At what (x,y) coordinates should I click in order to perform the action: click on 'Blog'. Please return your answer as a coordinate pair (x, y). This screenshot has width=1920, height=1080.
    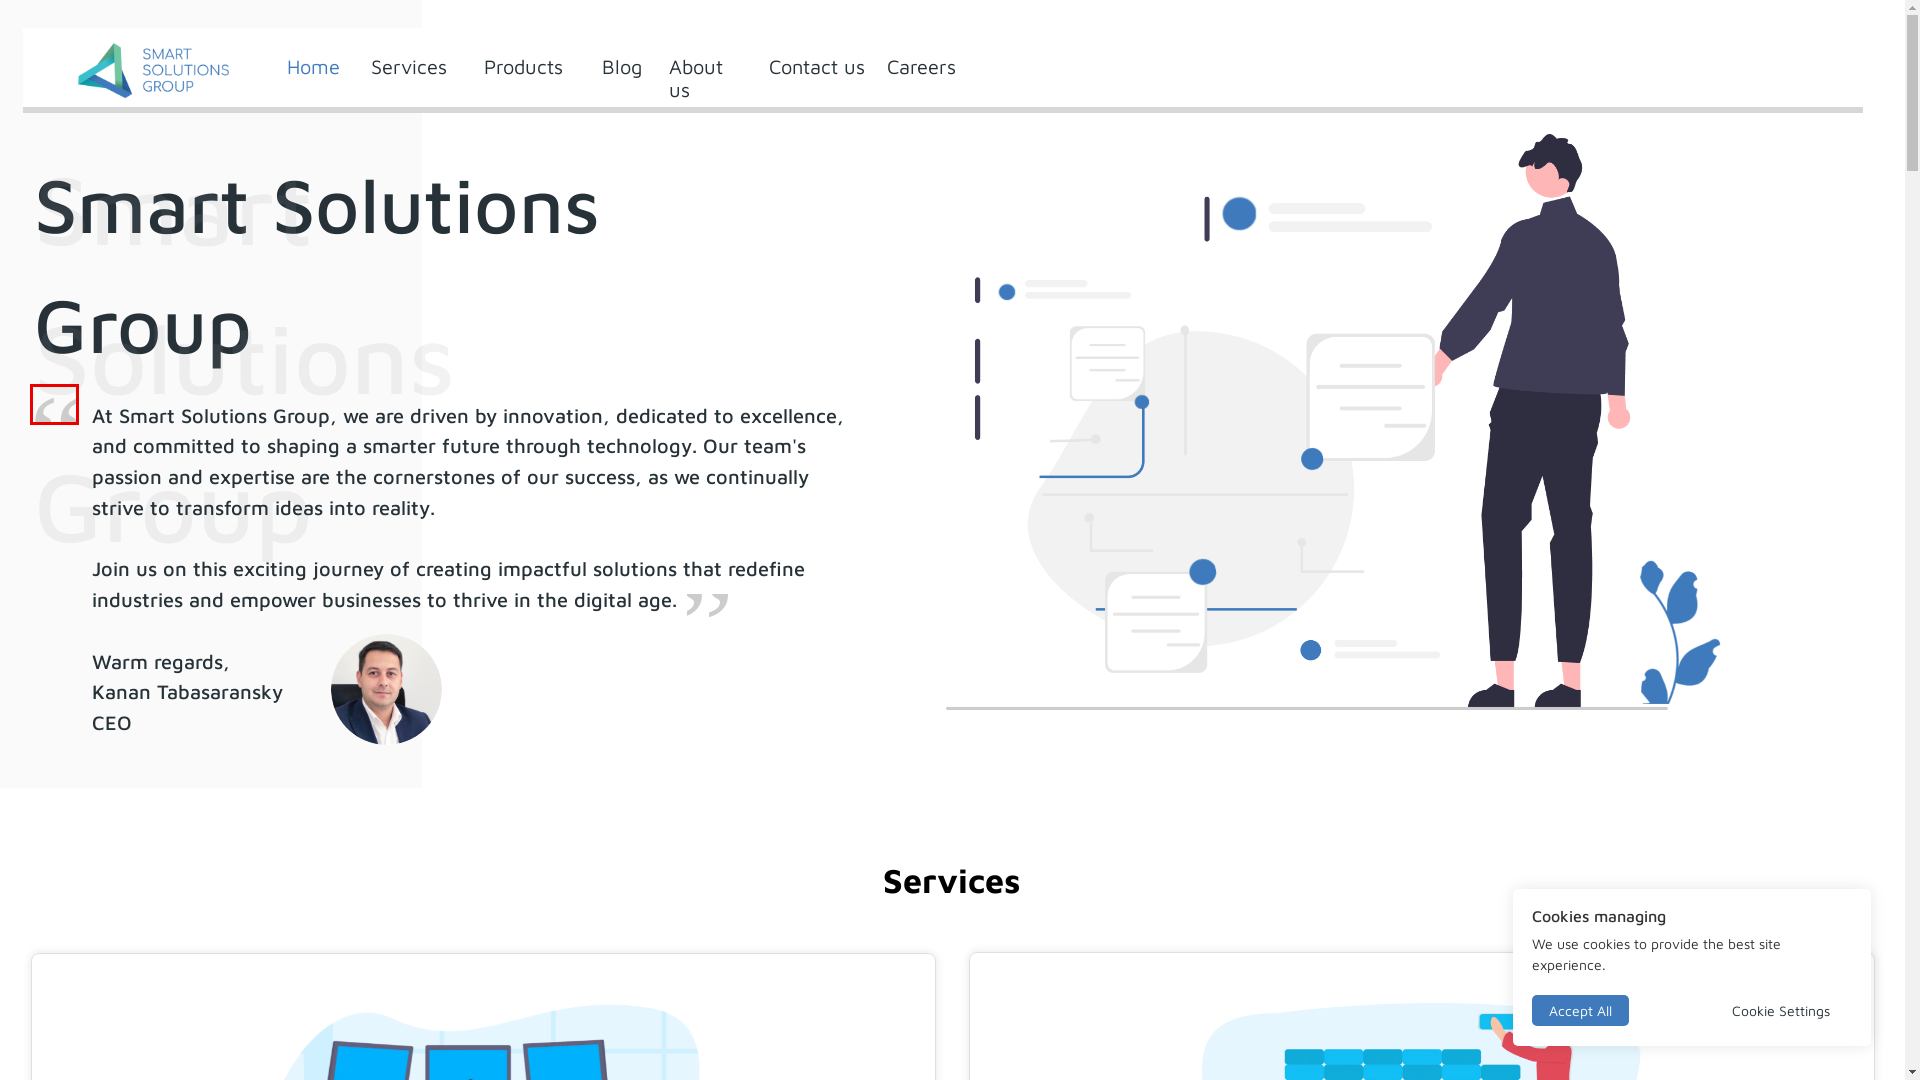
    Looking at the image, I should click on (600, 65).